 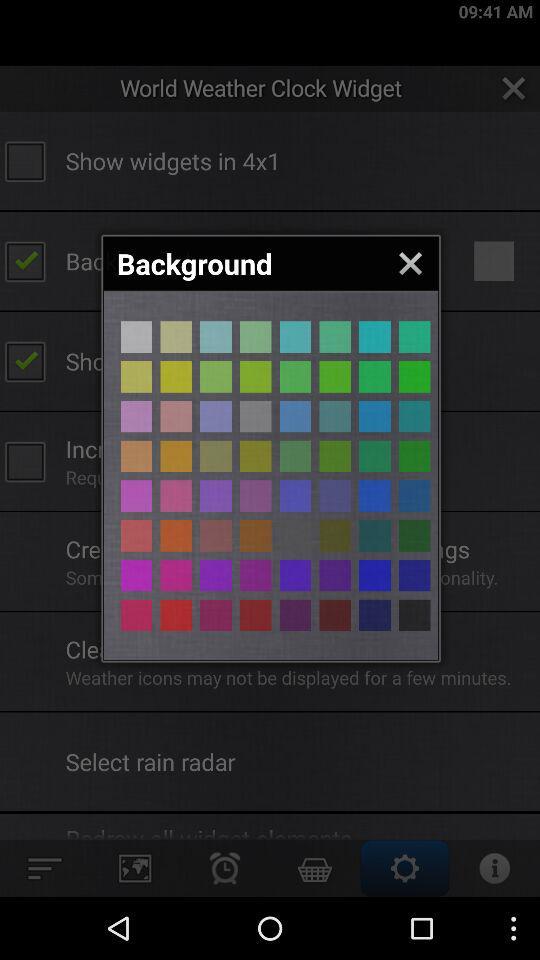 What do you see at coordinates (374, 375) in the screenshot?
I see `color button` at bounding box center [374, 375].